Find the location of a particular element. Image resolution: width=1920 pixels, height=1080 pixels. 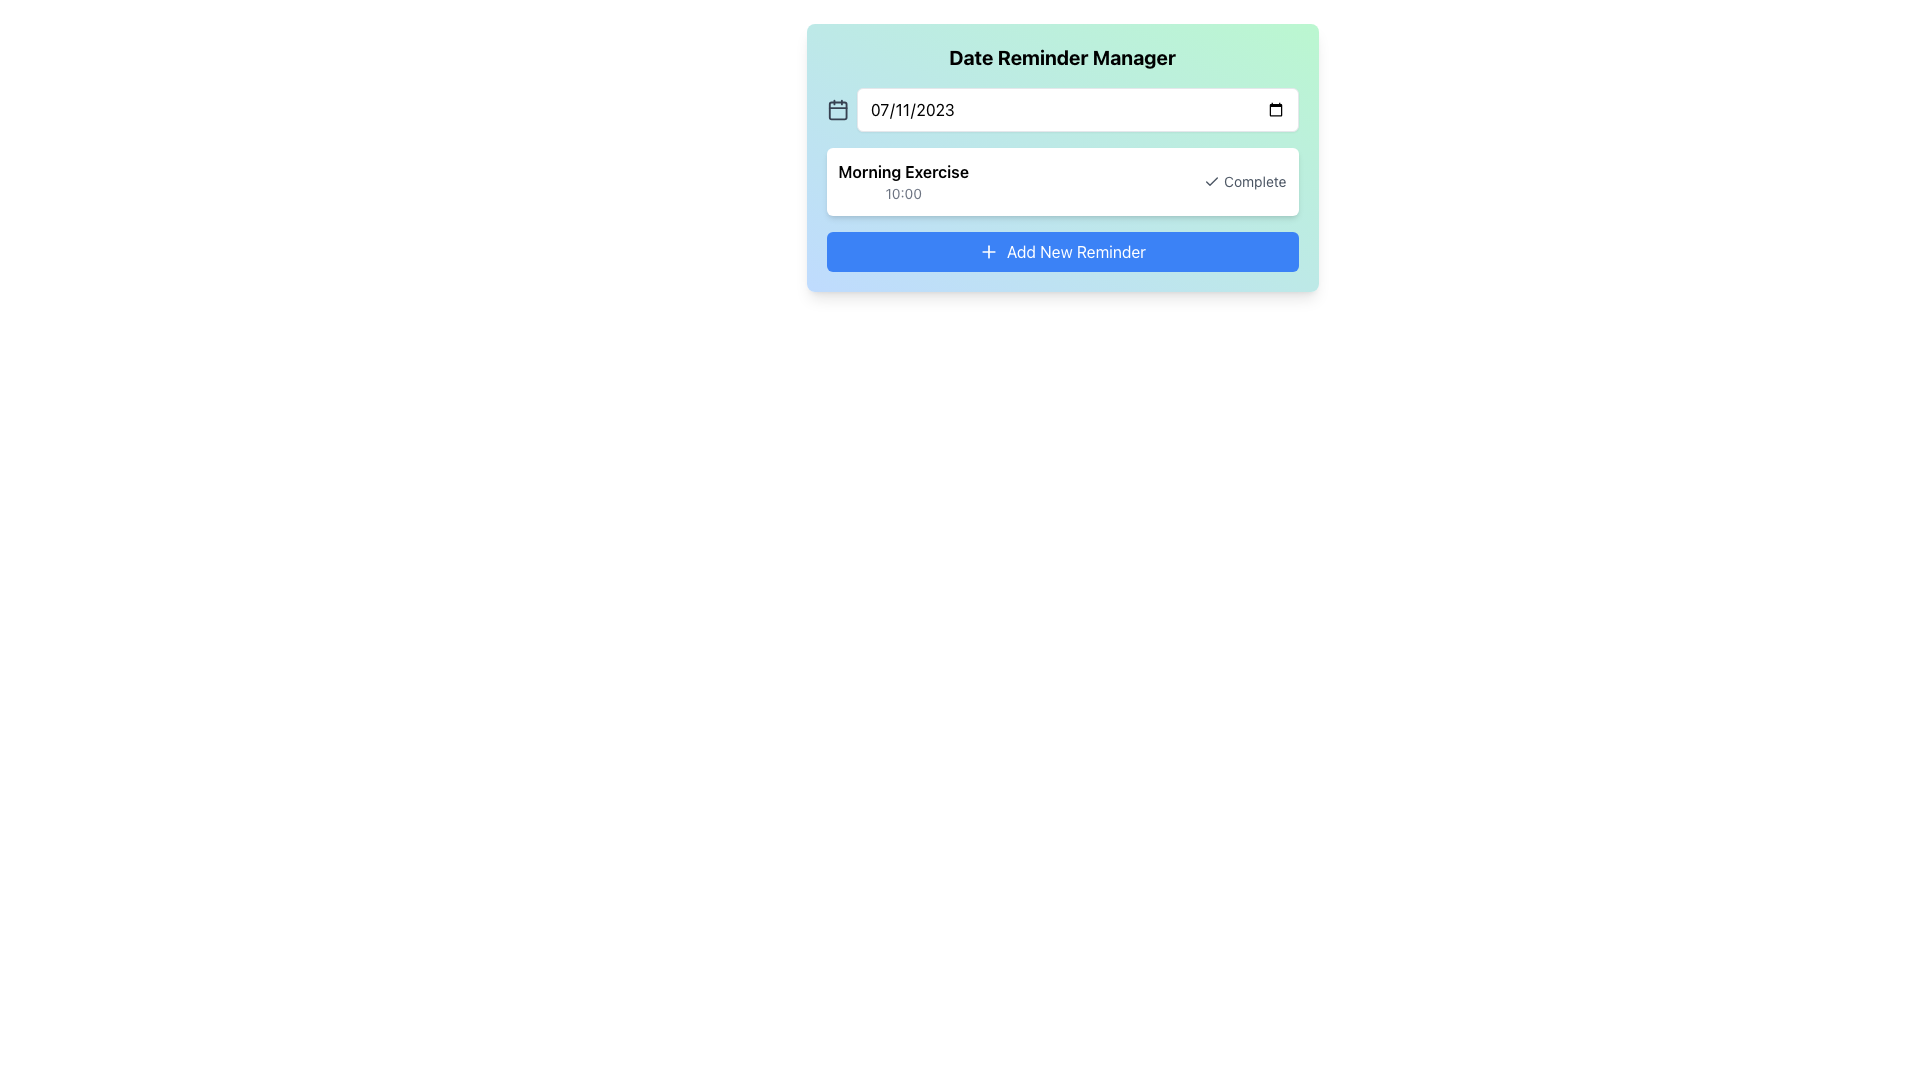

text label 'Add New Reminder' located on the button at the bottom center of the interface, which indicates the action of adding a new reminder is located at coordinates (1075, 250).